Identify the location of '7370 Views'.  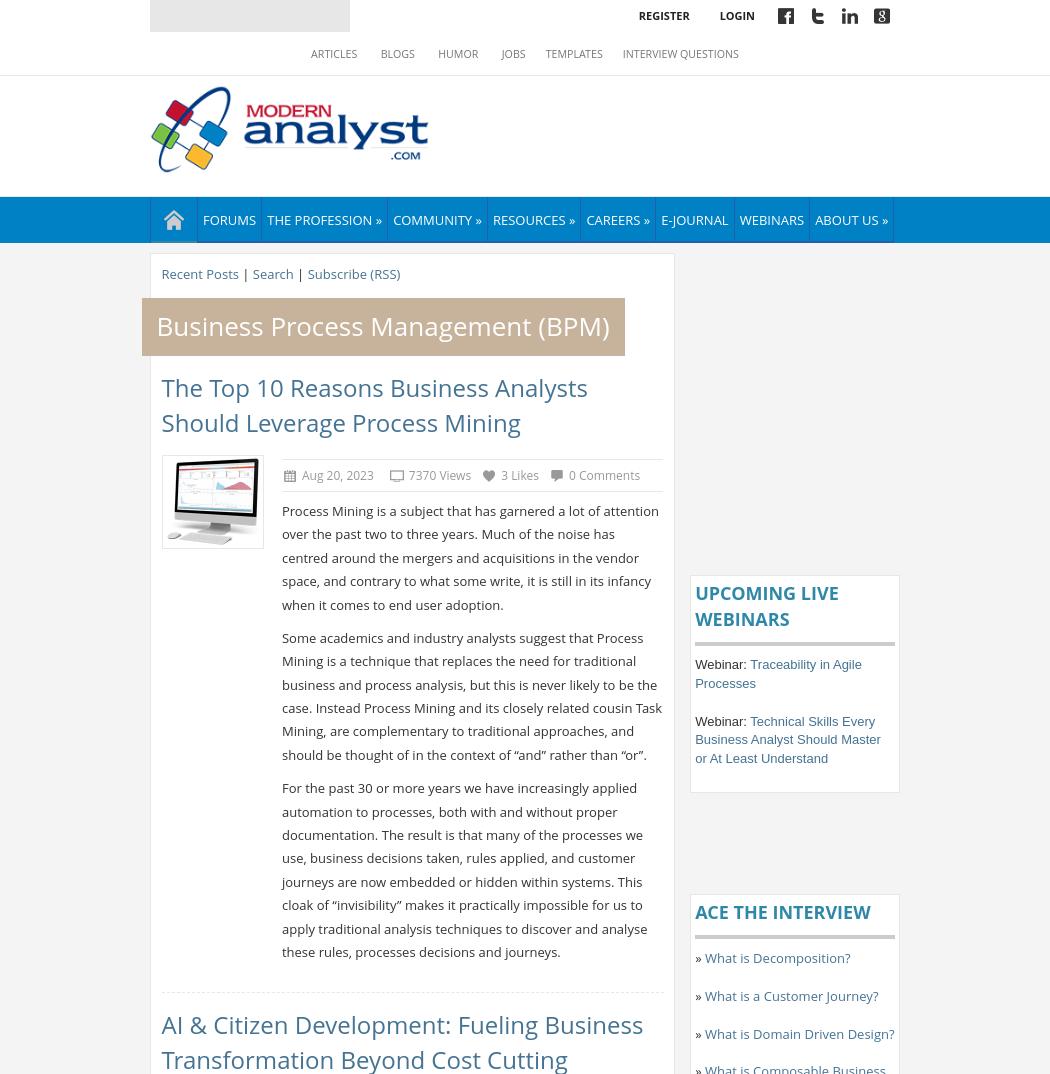
(438, 473).